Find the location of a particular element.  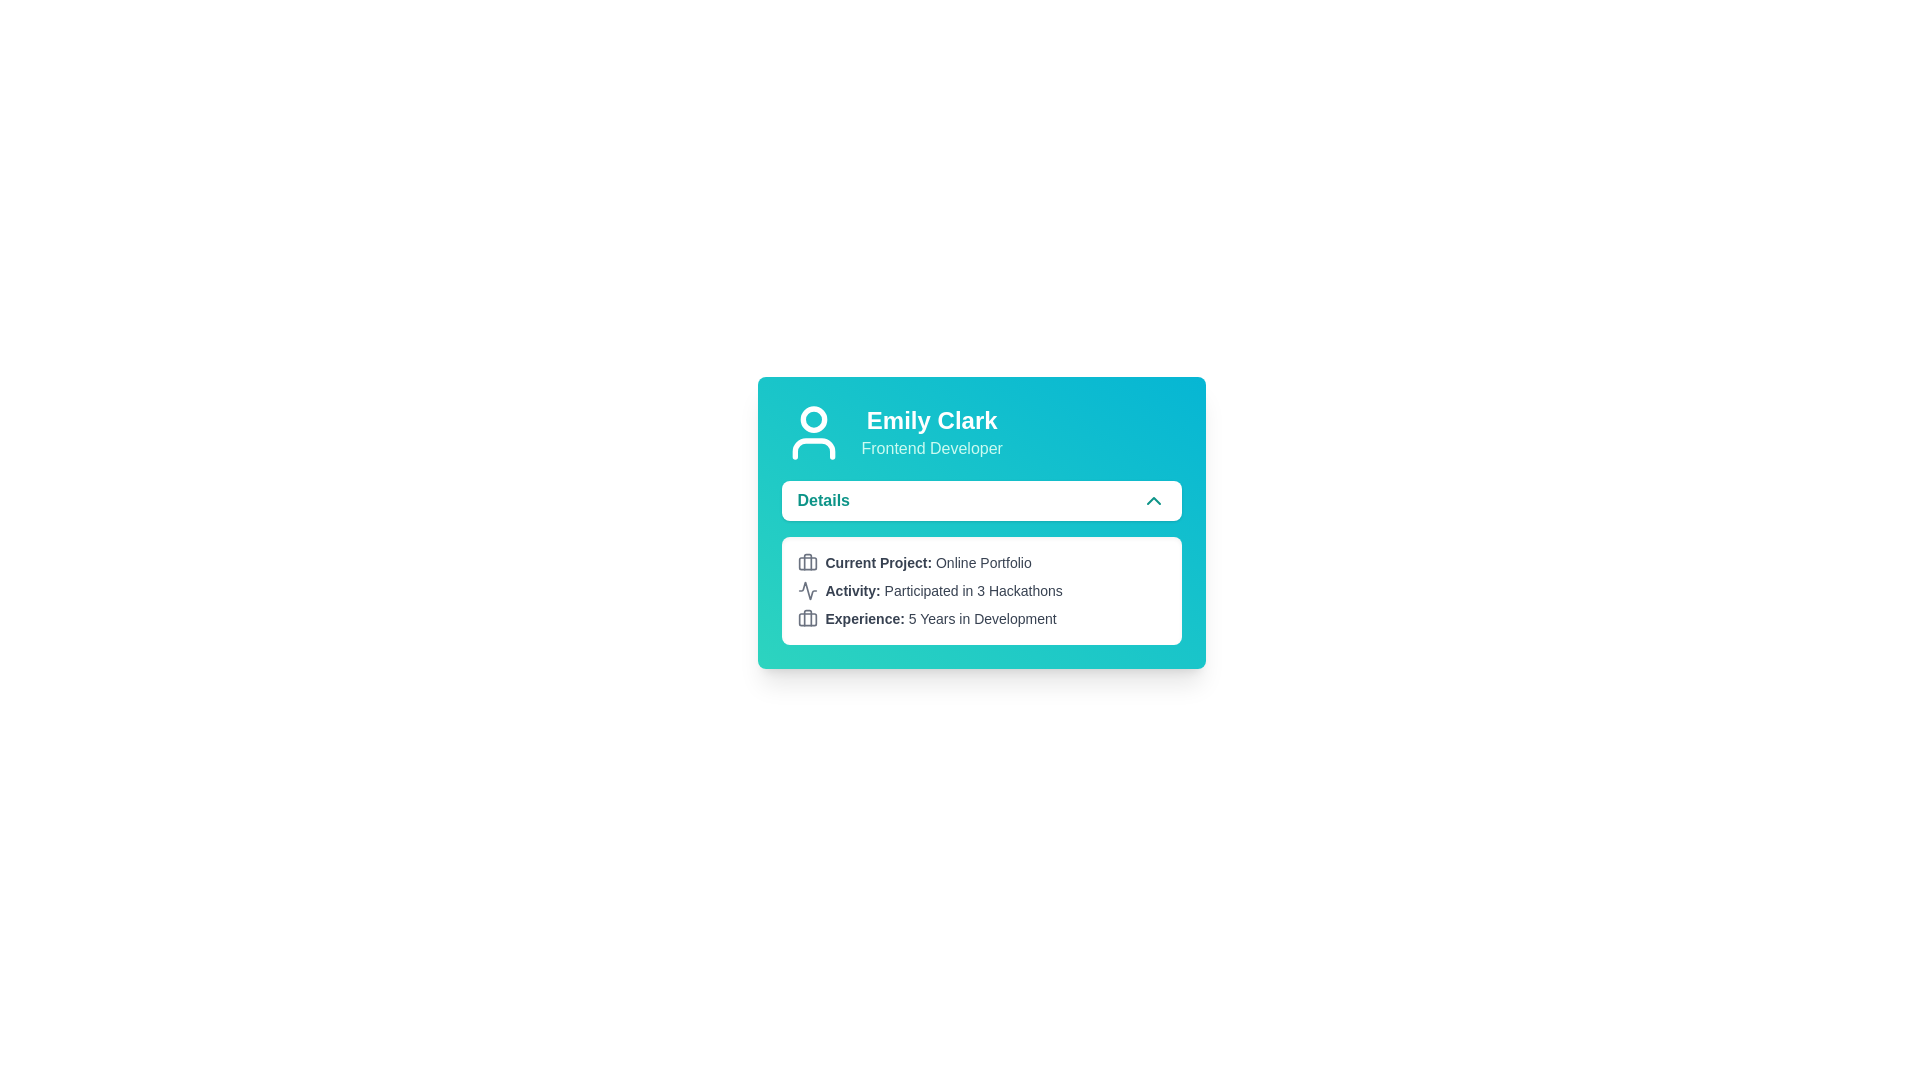

the informational Text Label that indicates participation in three hackathons, located in the middle of a vertical list within a card layout is located at coordinates (943, 589).